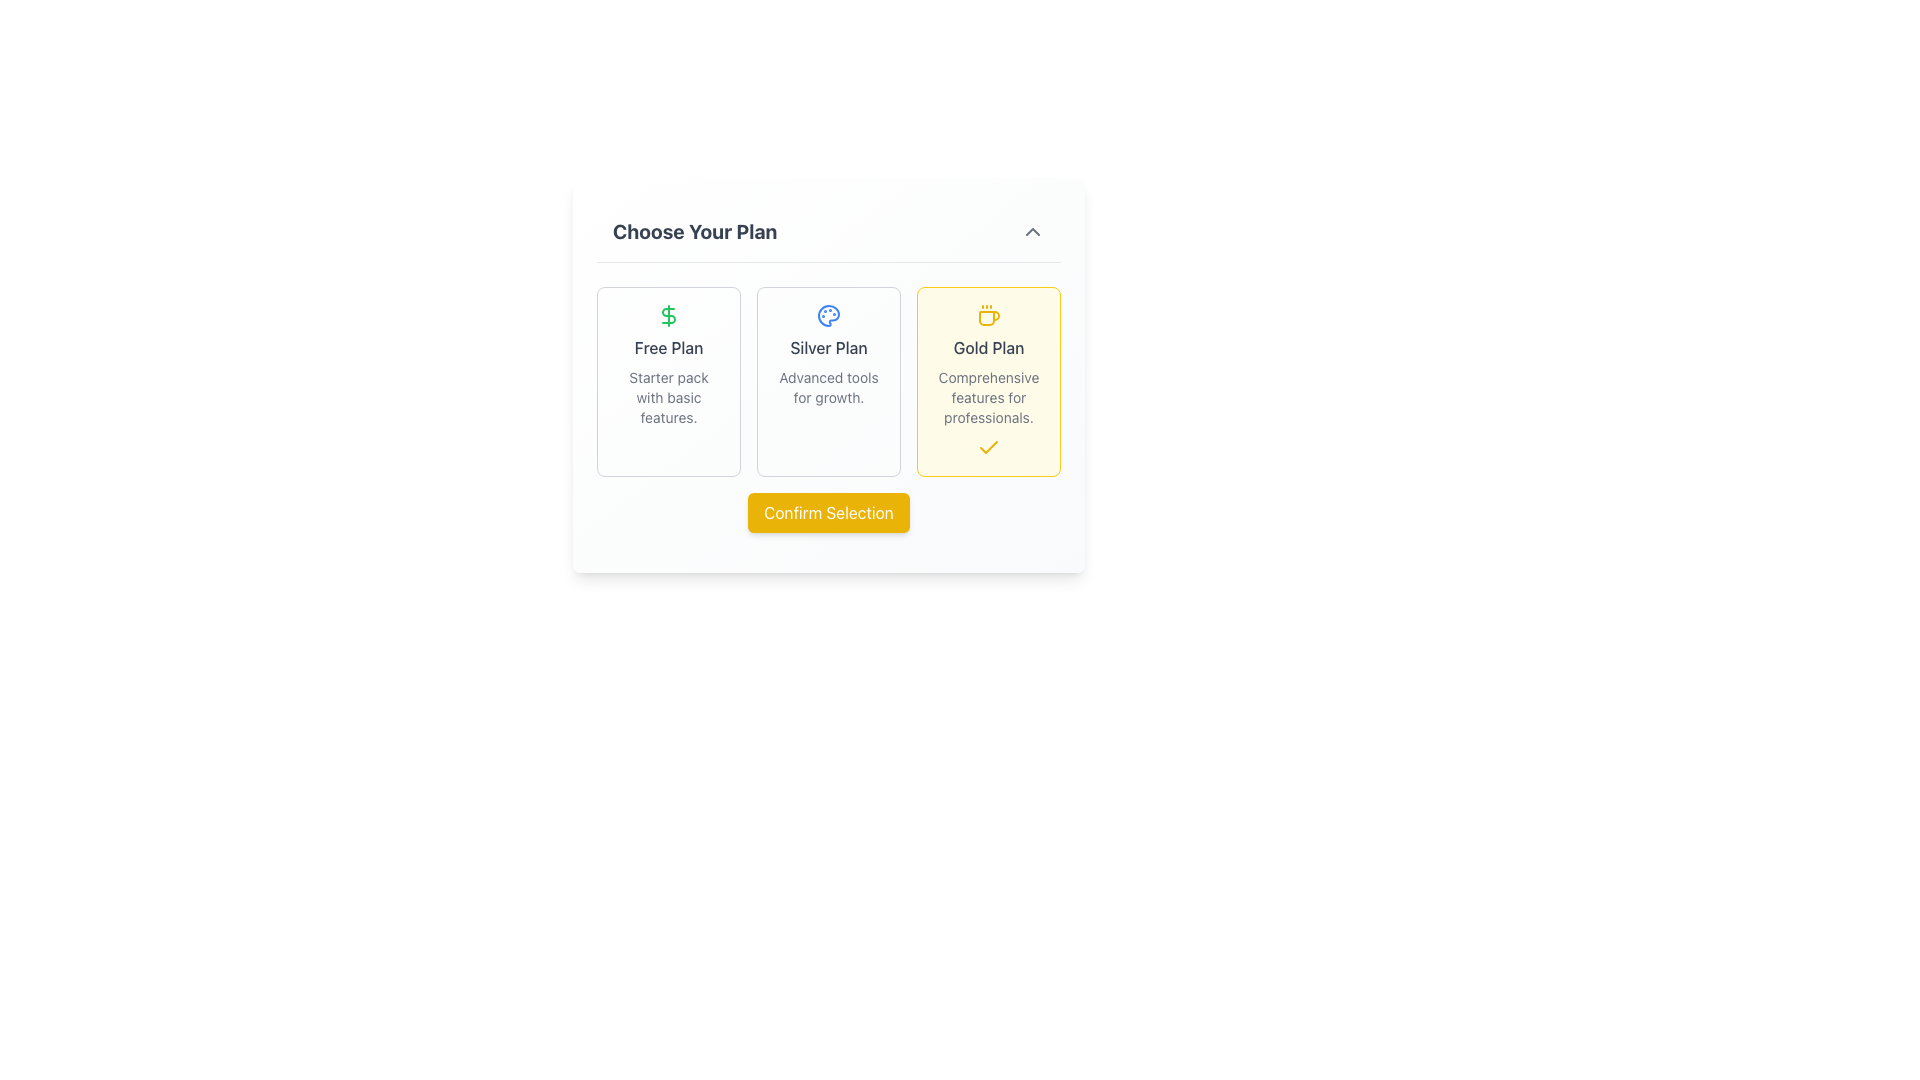 This screenshot has height=1080, width=1920. What do you see at coordinates (988, 446) in the screenshot?
I see `the small yellow checkmark icon located at the bottom of the 'Gold Plan' card, which is the third card in the row of plans` at bounding box center [988, 446].